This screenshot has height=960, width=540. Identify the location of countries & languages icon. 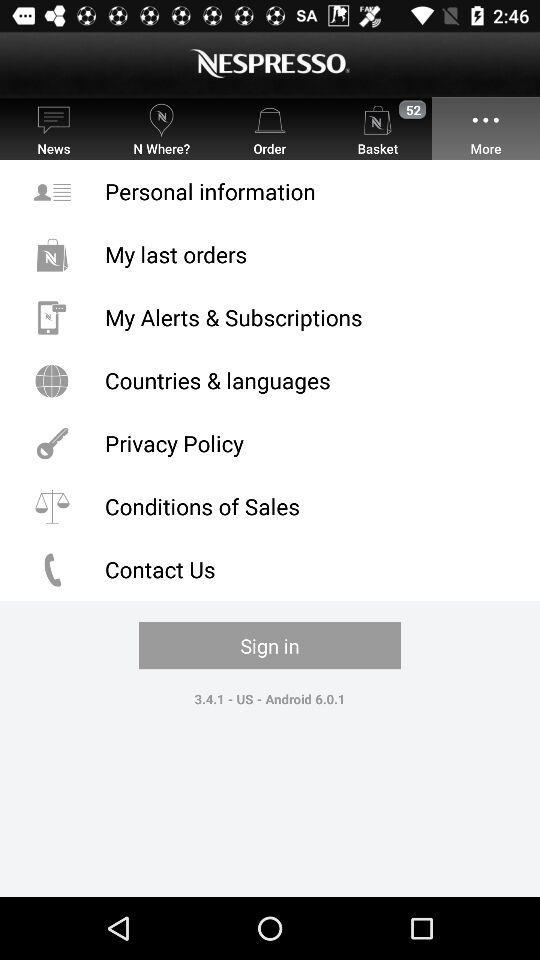
(270, 379).